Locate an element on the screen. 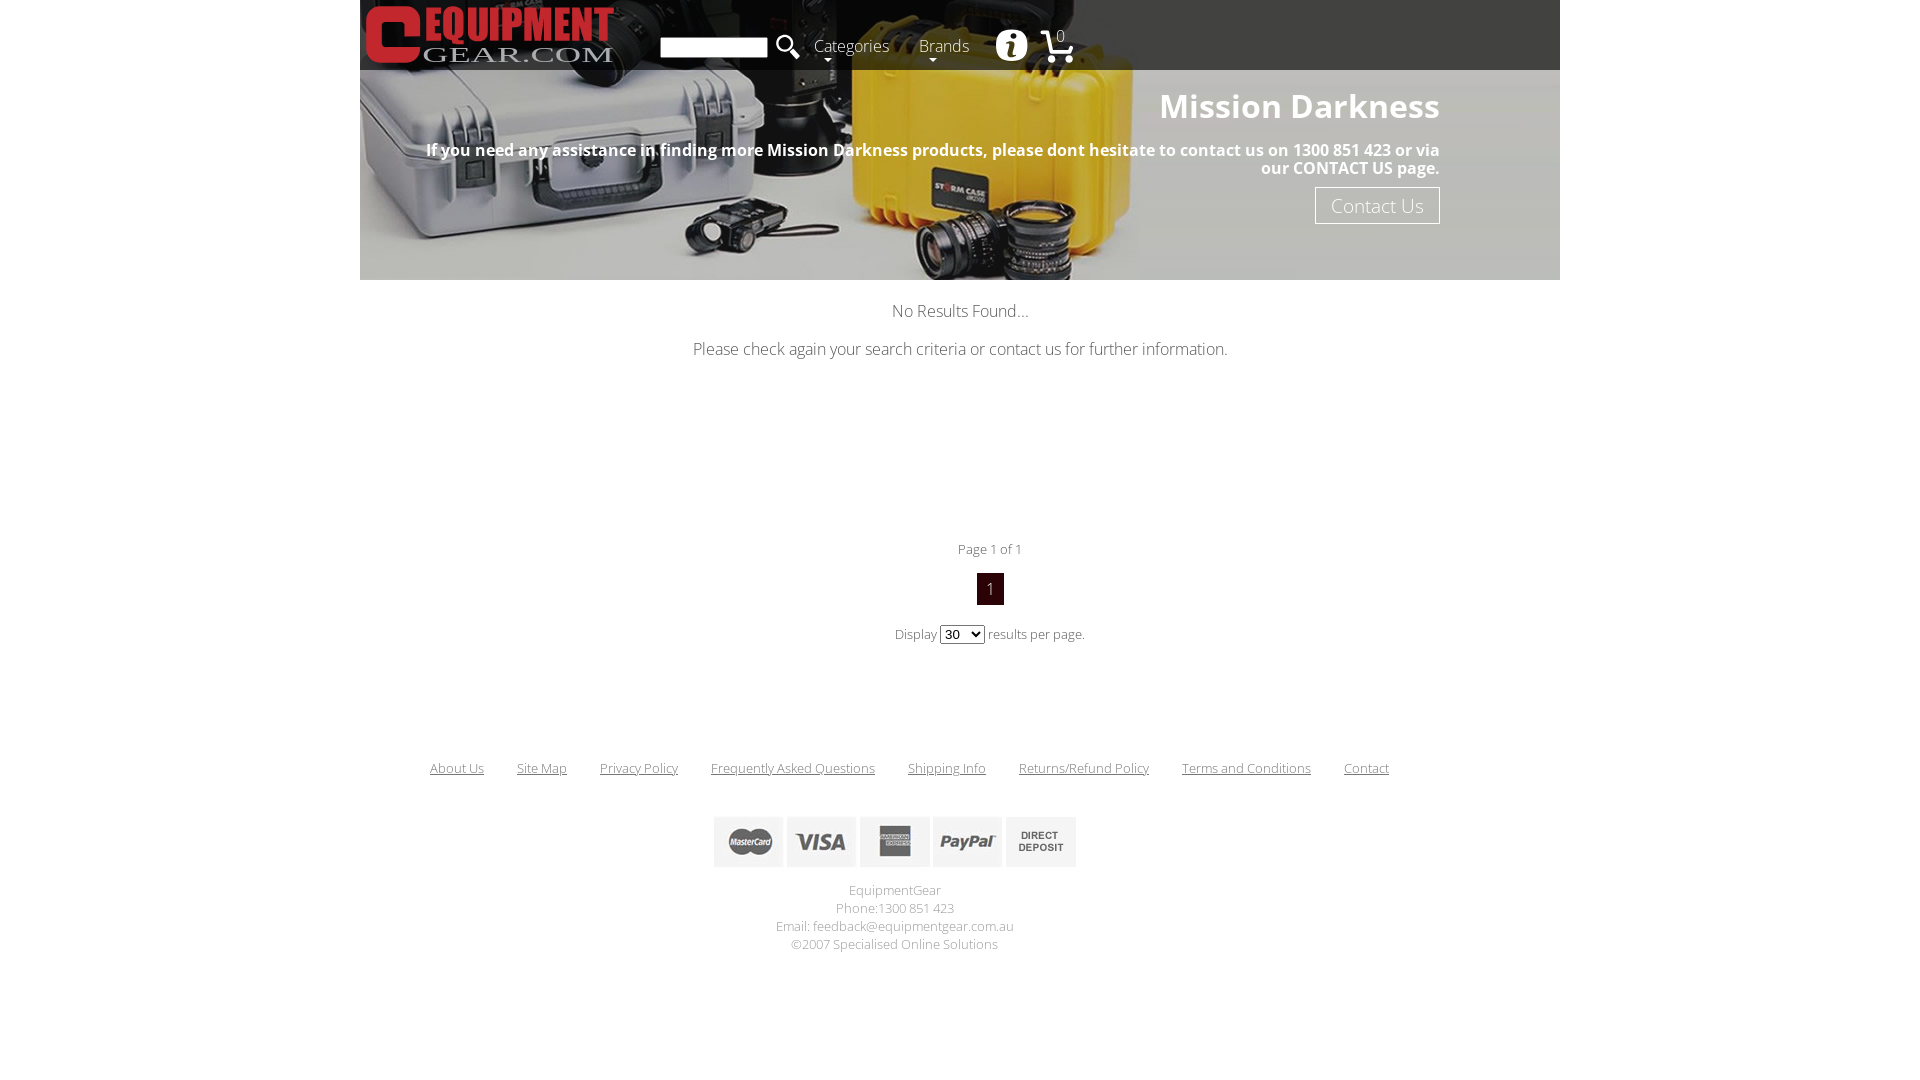 The height and width of the screenshot is (1080, 1920). 'Product Search' is located at coordinates (714, 46).